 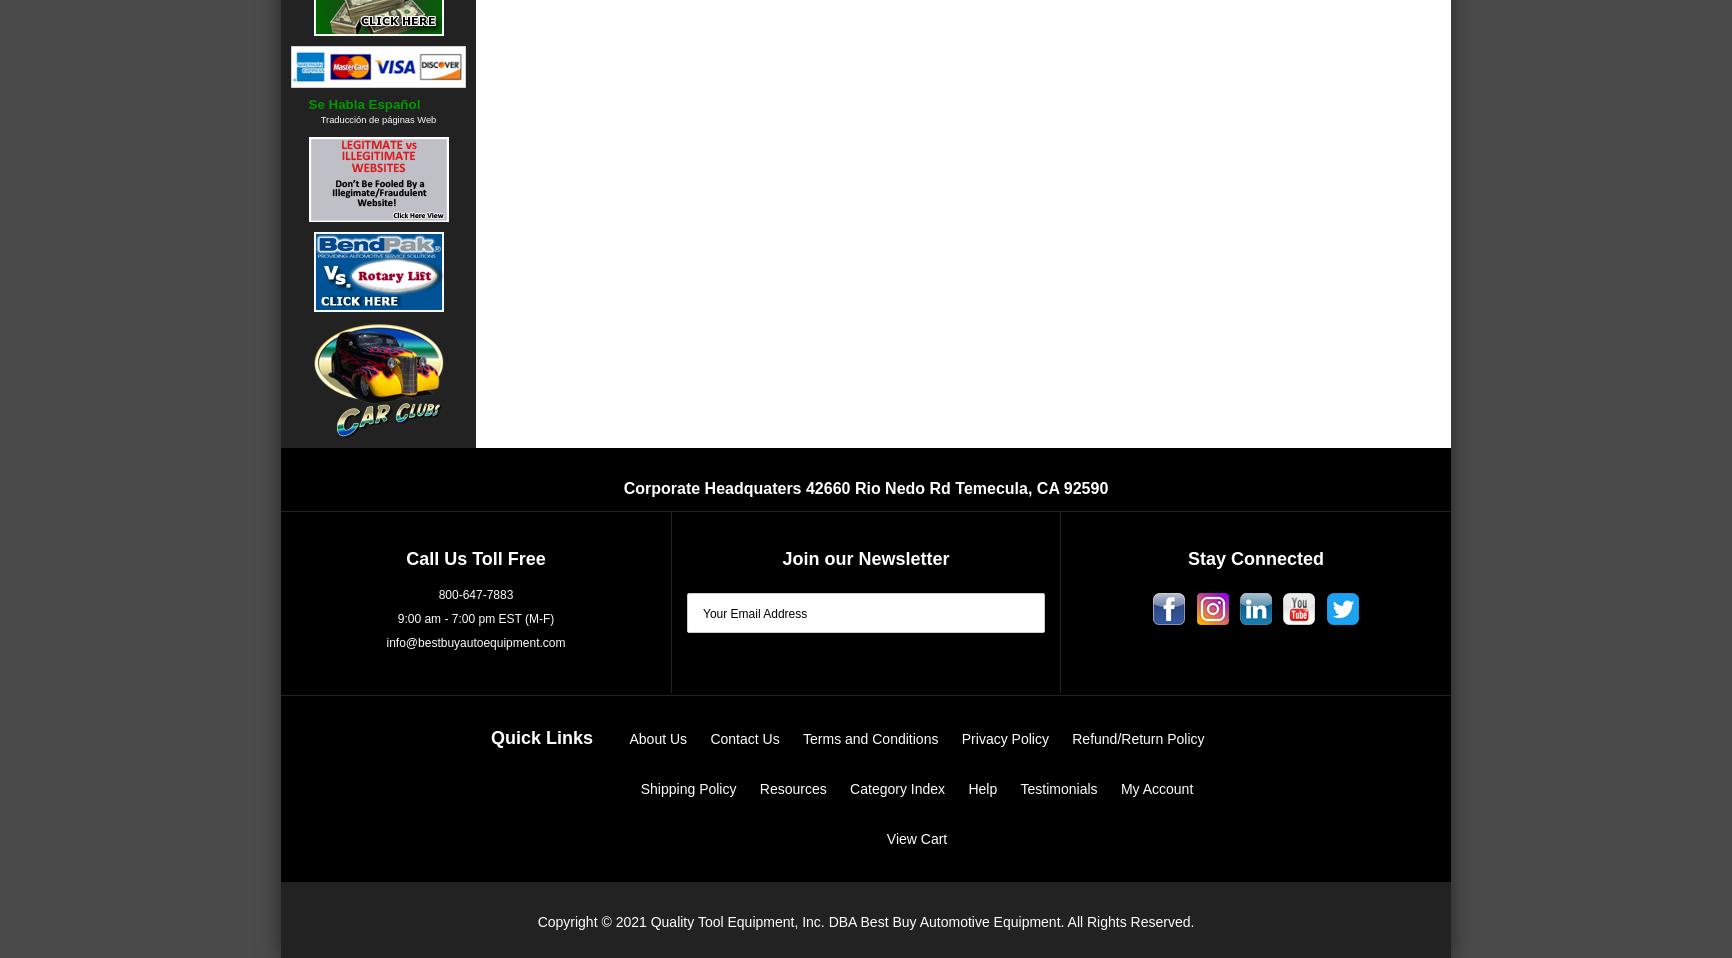 What do you see at coordinates (897, 787) in the screenshot?
I see `'Category Index'` at bounding box center [897, 787].